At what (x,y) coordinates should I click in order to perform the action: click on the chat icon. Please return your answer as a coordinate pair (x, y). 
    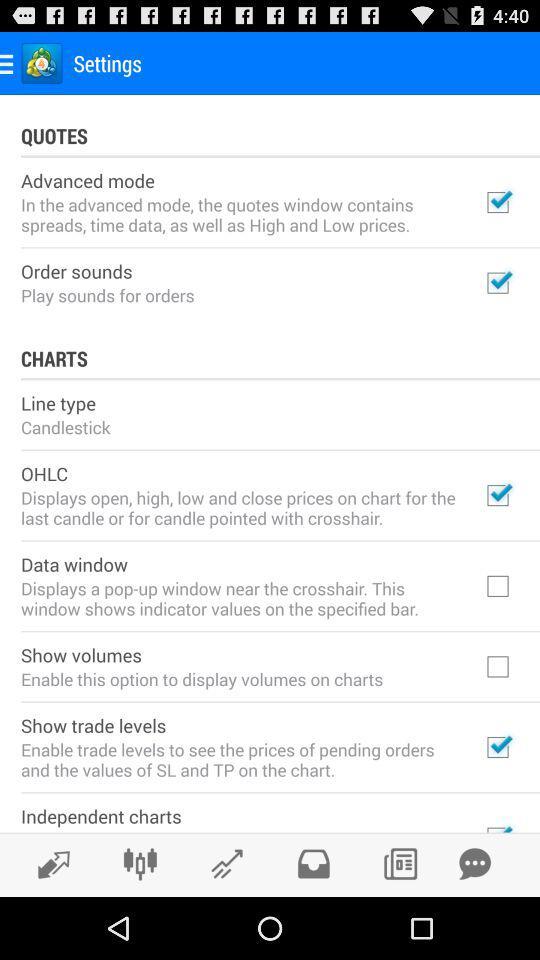
    Looking at the image, I should click on (474, 924).